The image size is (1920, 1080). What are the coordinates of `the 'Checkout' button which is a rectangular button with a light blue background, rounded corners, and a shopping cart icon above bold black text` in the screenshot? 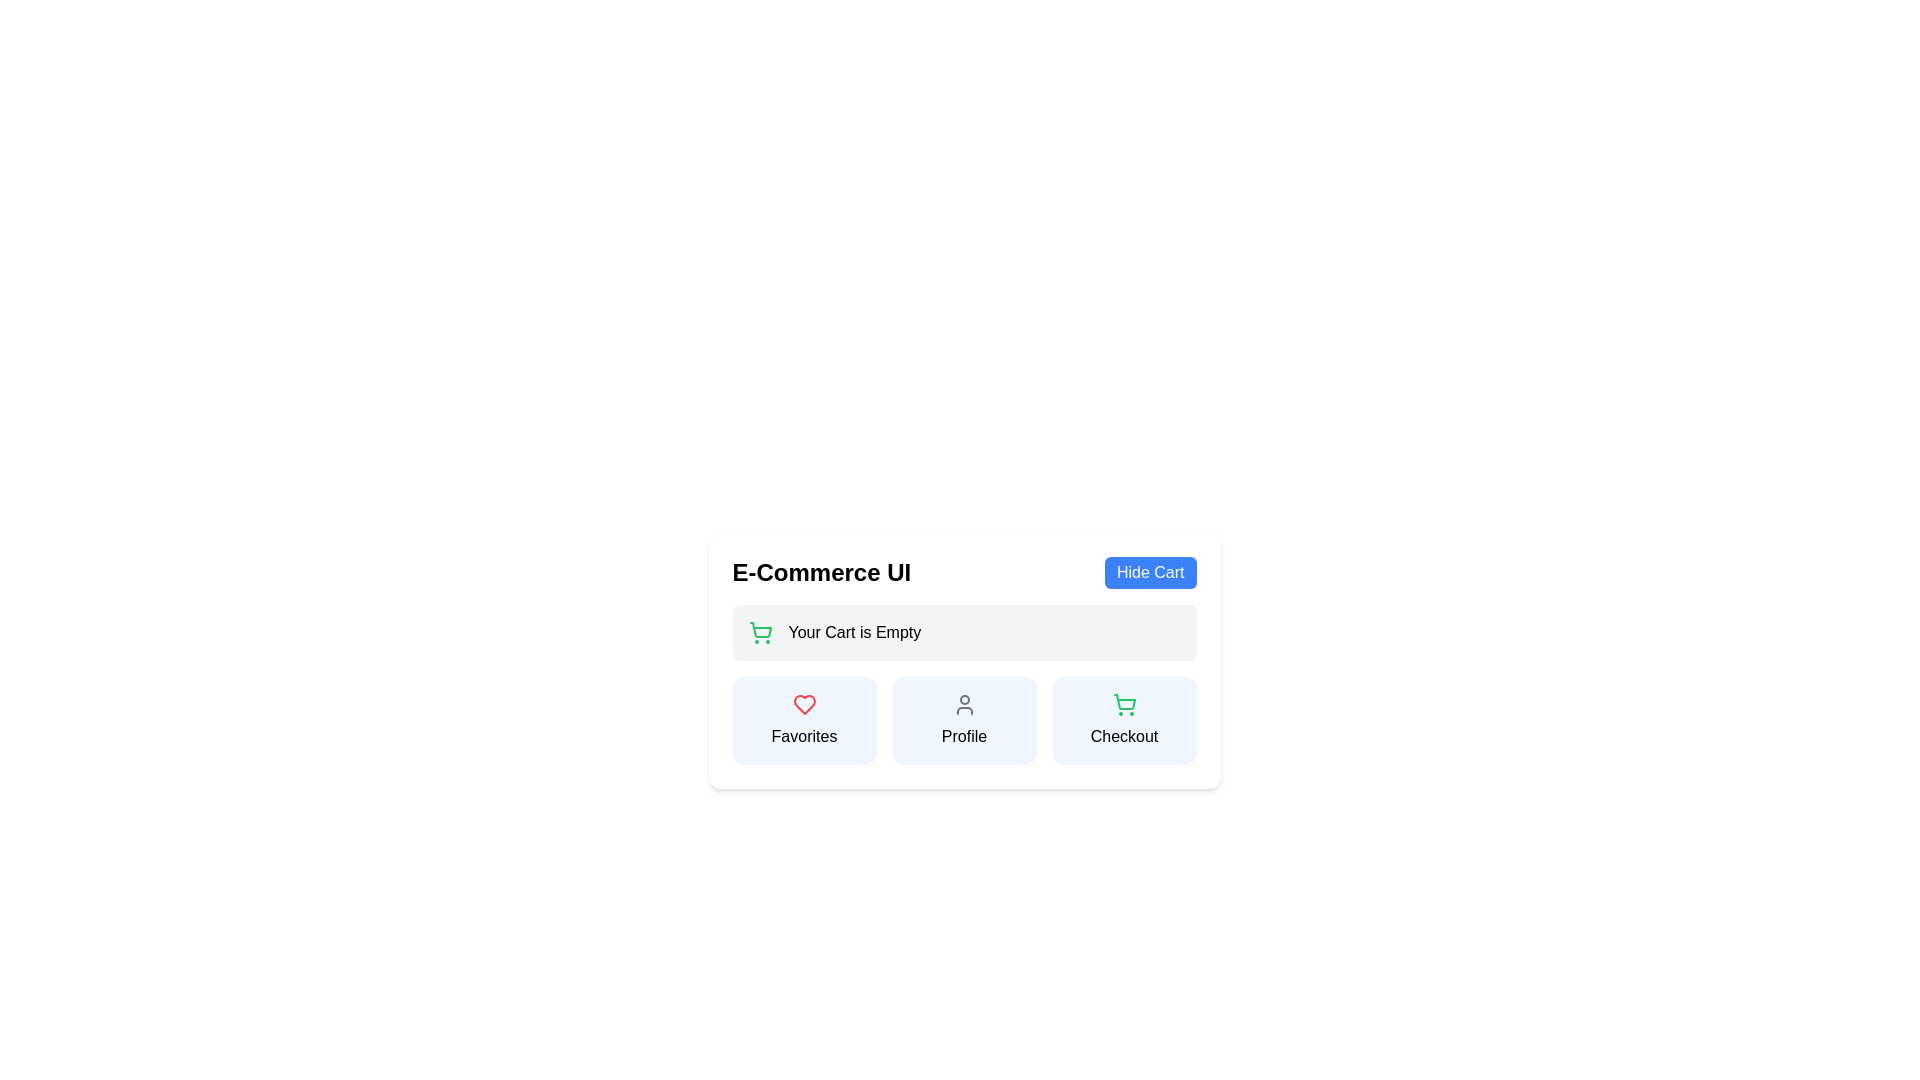 It's located at (1124, 721).